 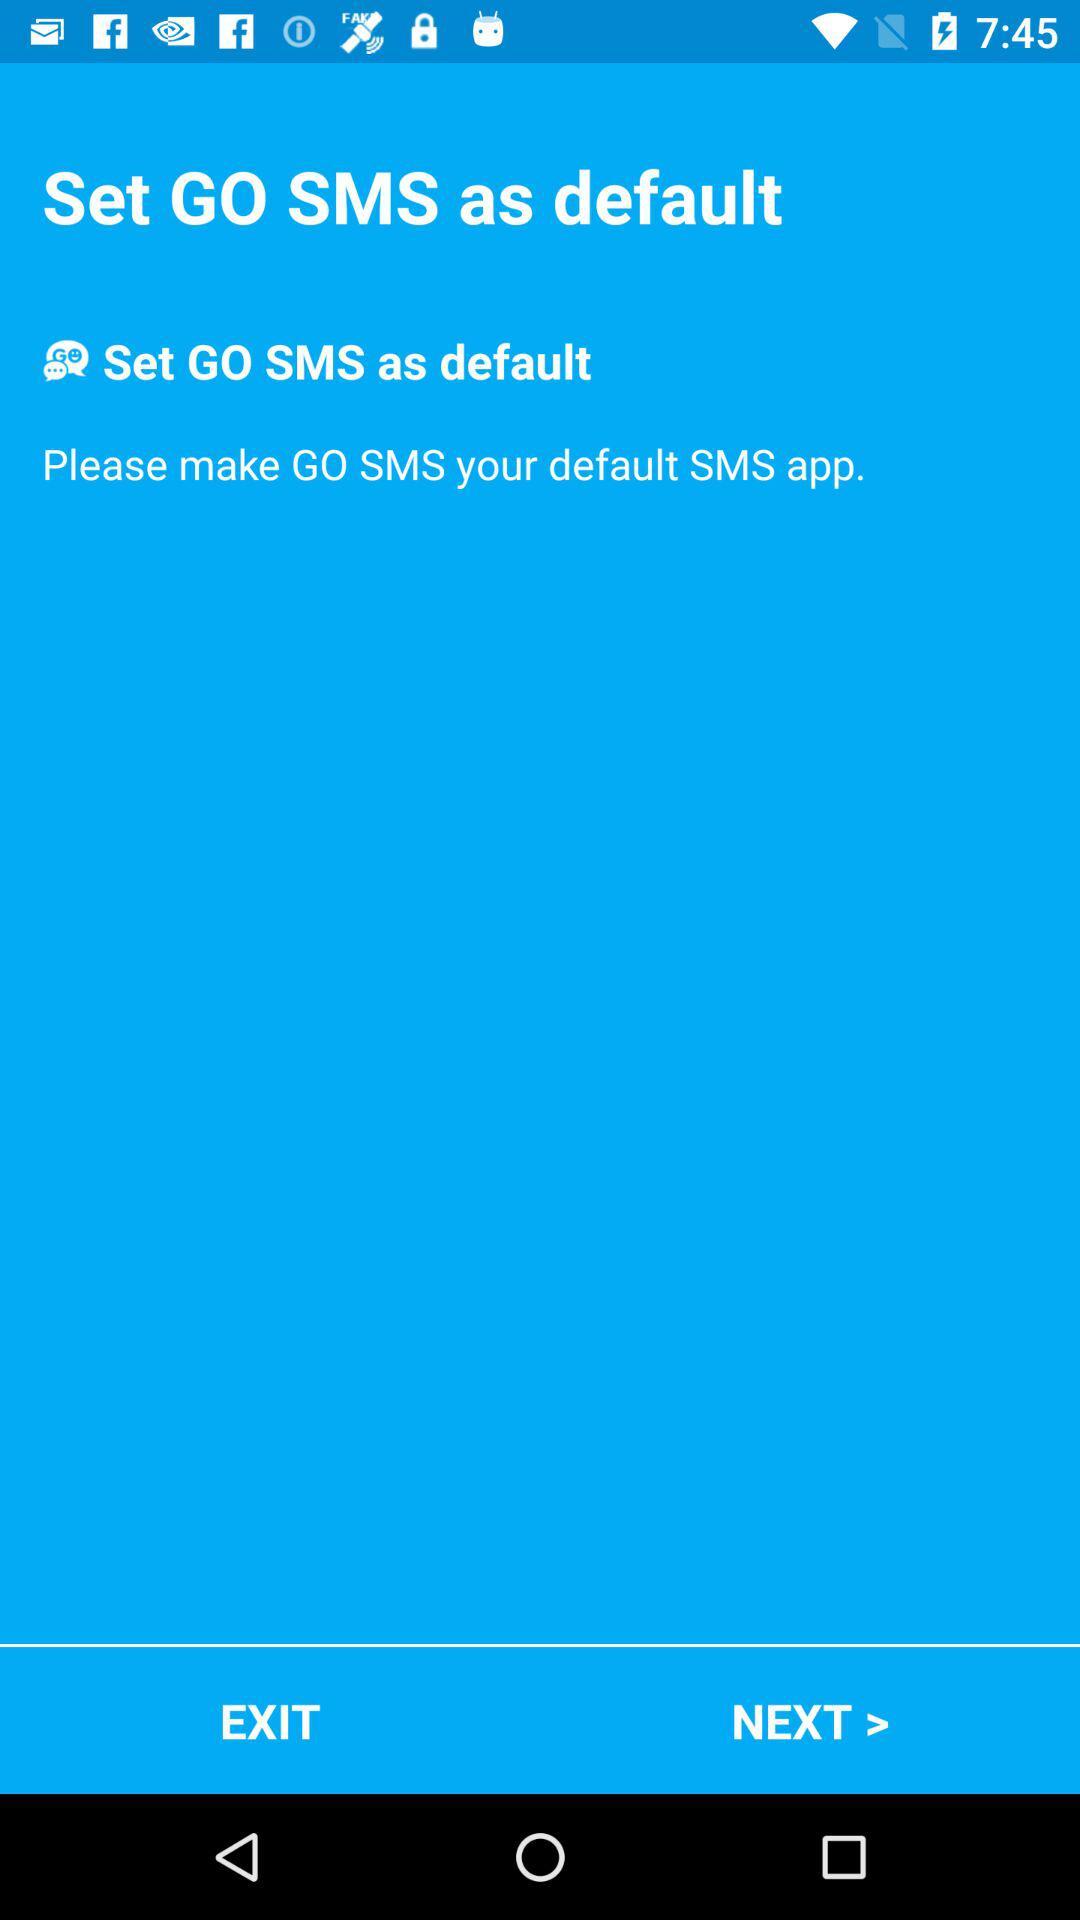 I want to click on next > icon, so click(x=810, y=1719).